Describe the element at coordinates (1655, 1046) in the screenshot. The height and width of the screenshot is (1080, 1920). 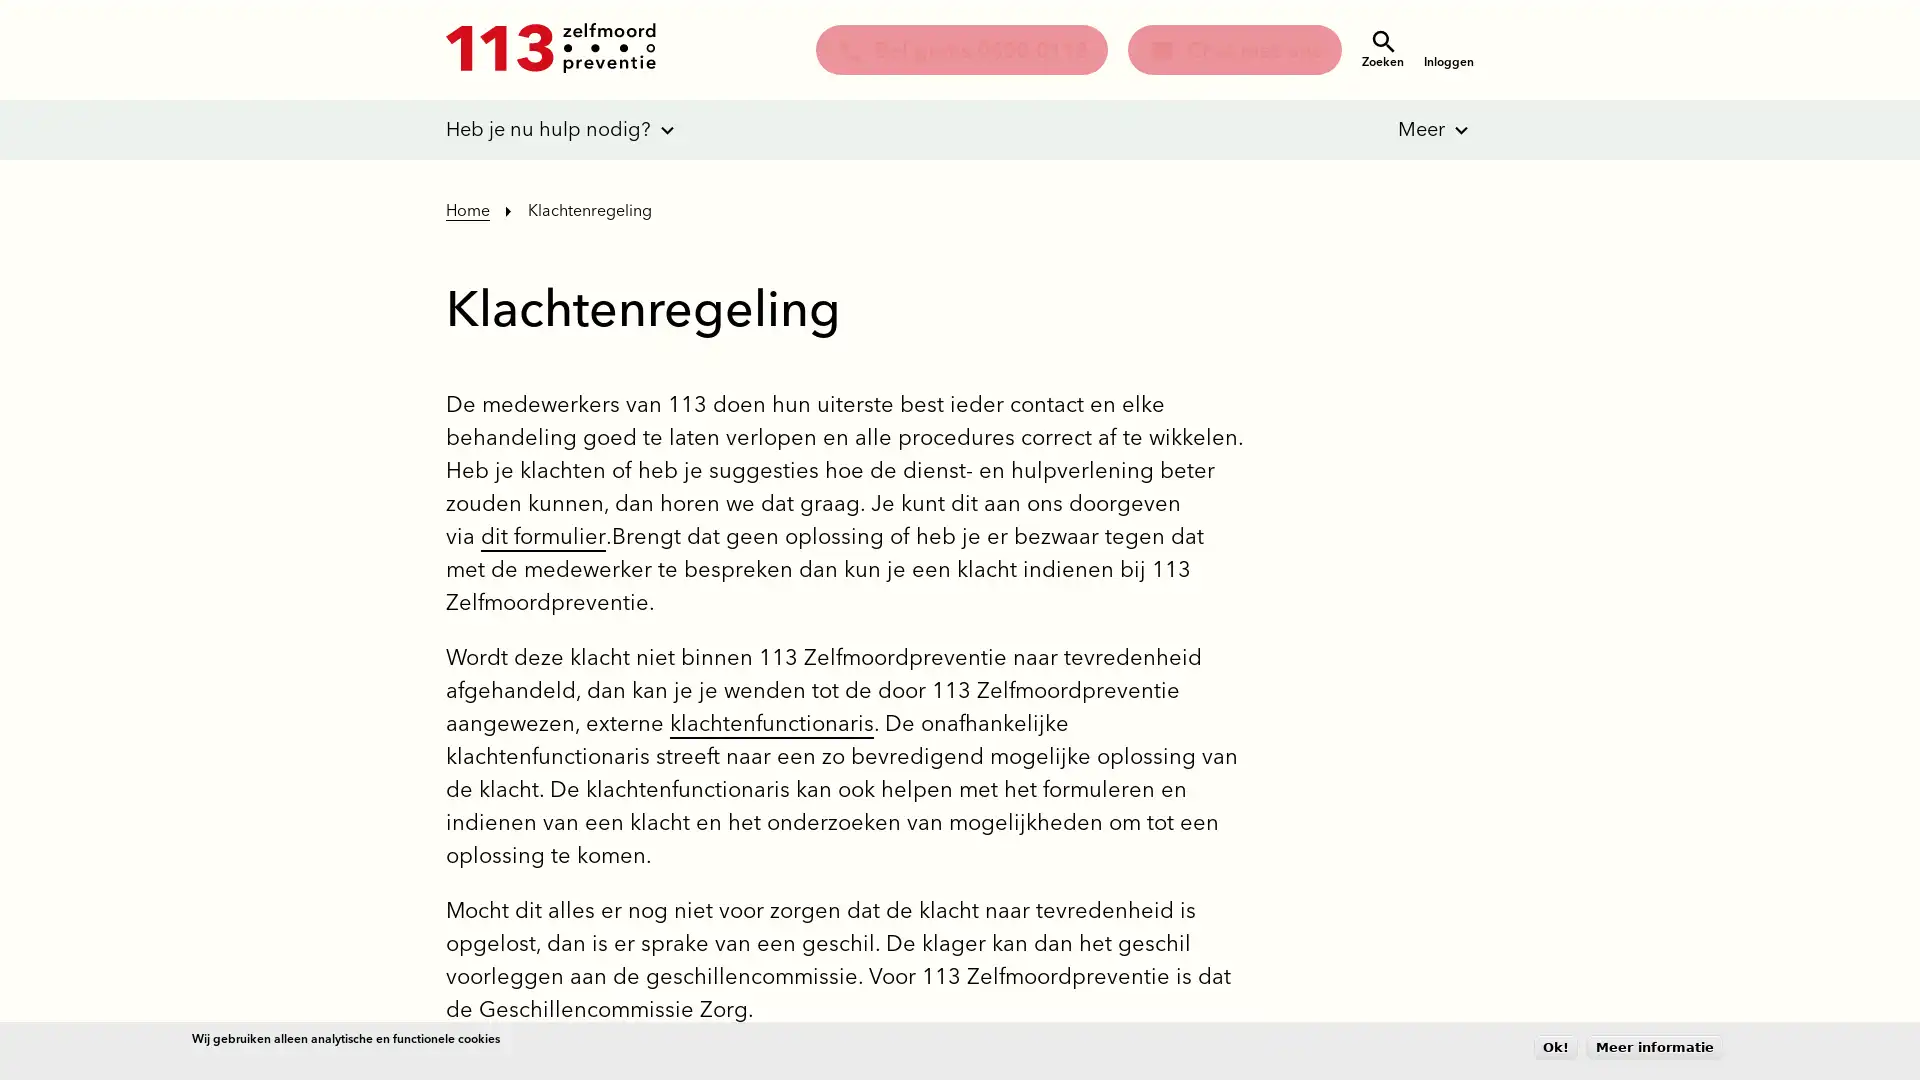
I see `Meer informatie` at that location.